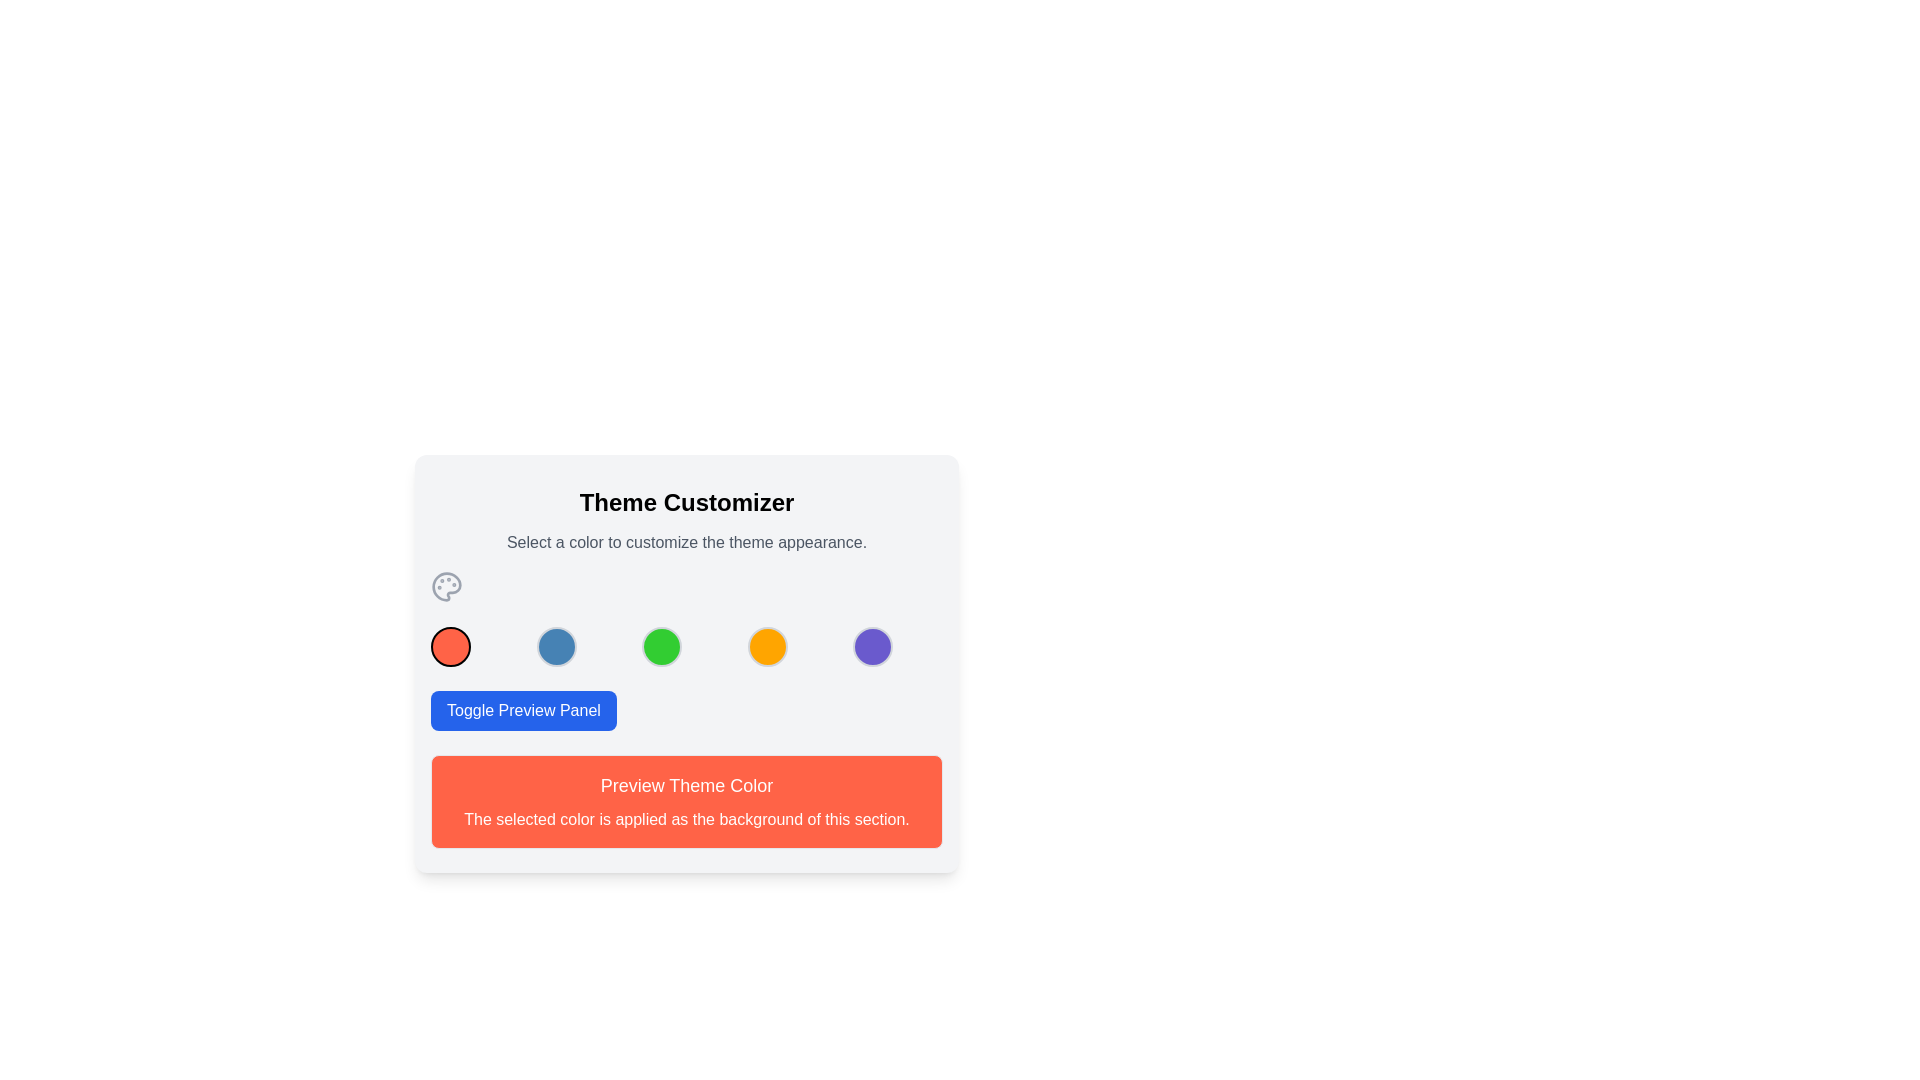 The height and width of the screenshot is (1080, 1920). Describe the element at coordinates (686, 709) in the screenshot. I see `the toggle visibility button in the theme customizer` at that location.